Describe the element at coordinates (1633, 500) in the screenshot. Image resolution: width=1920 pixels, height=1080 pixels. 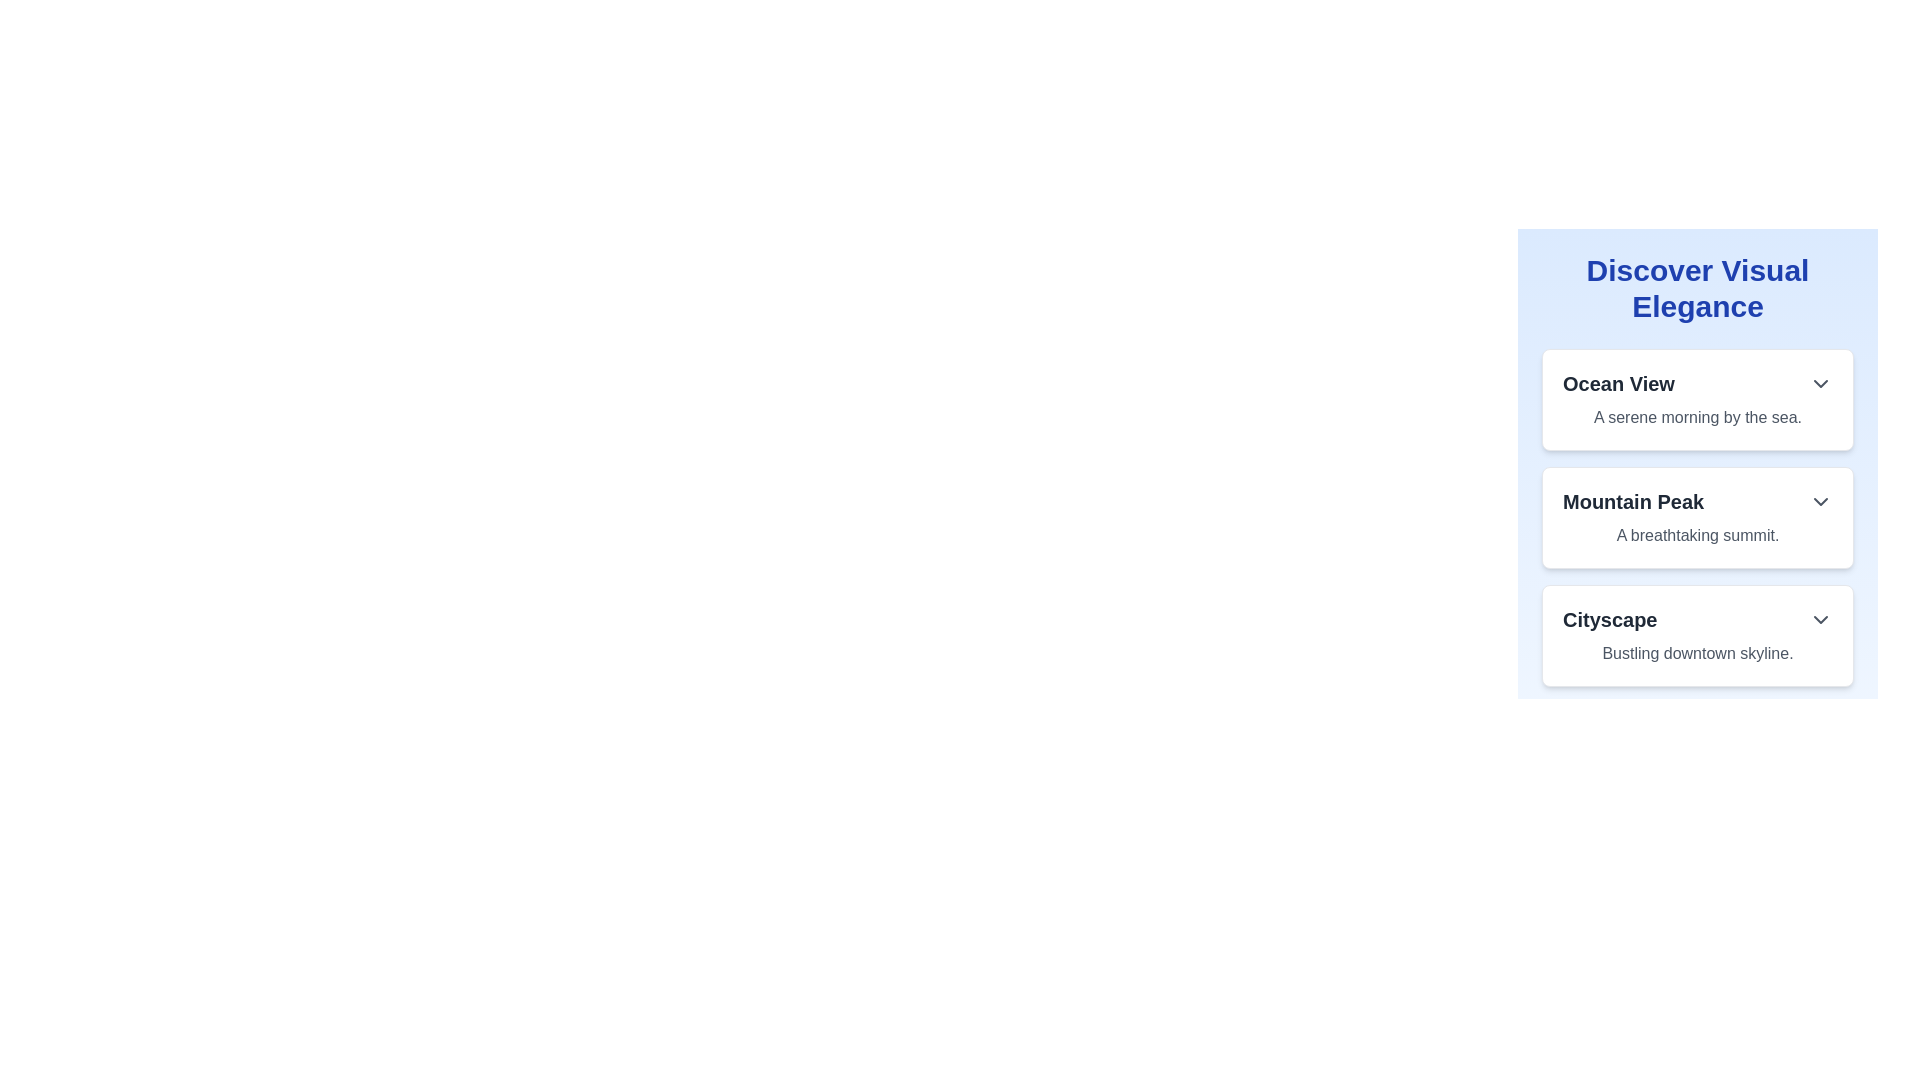
I see `the bold text label 'Mountain Peak', which is the main title of the second list item in a vertically arranged list` at that location.